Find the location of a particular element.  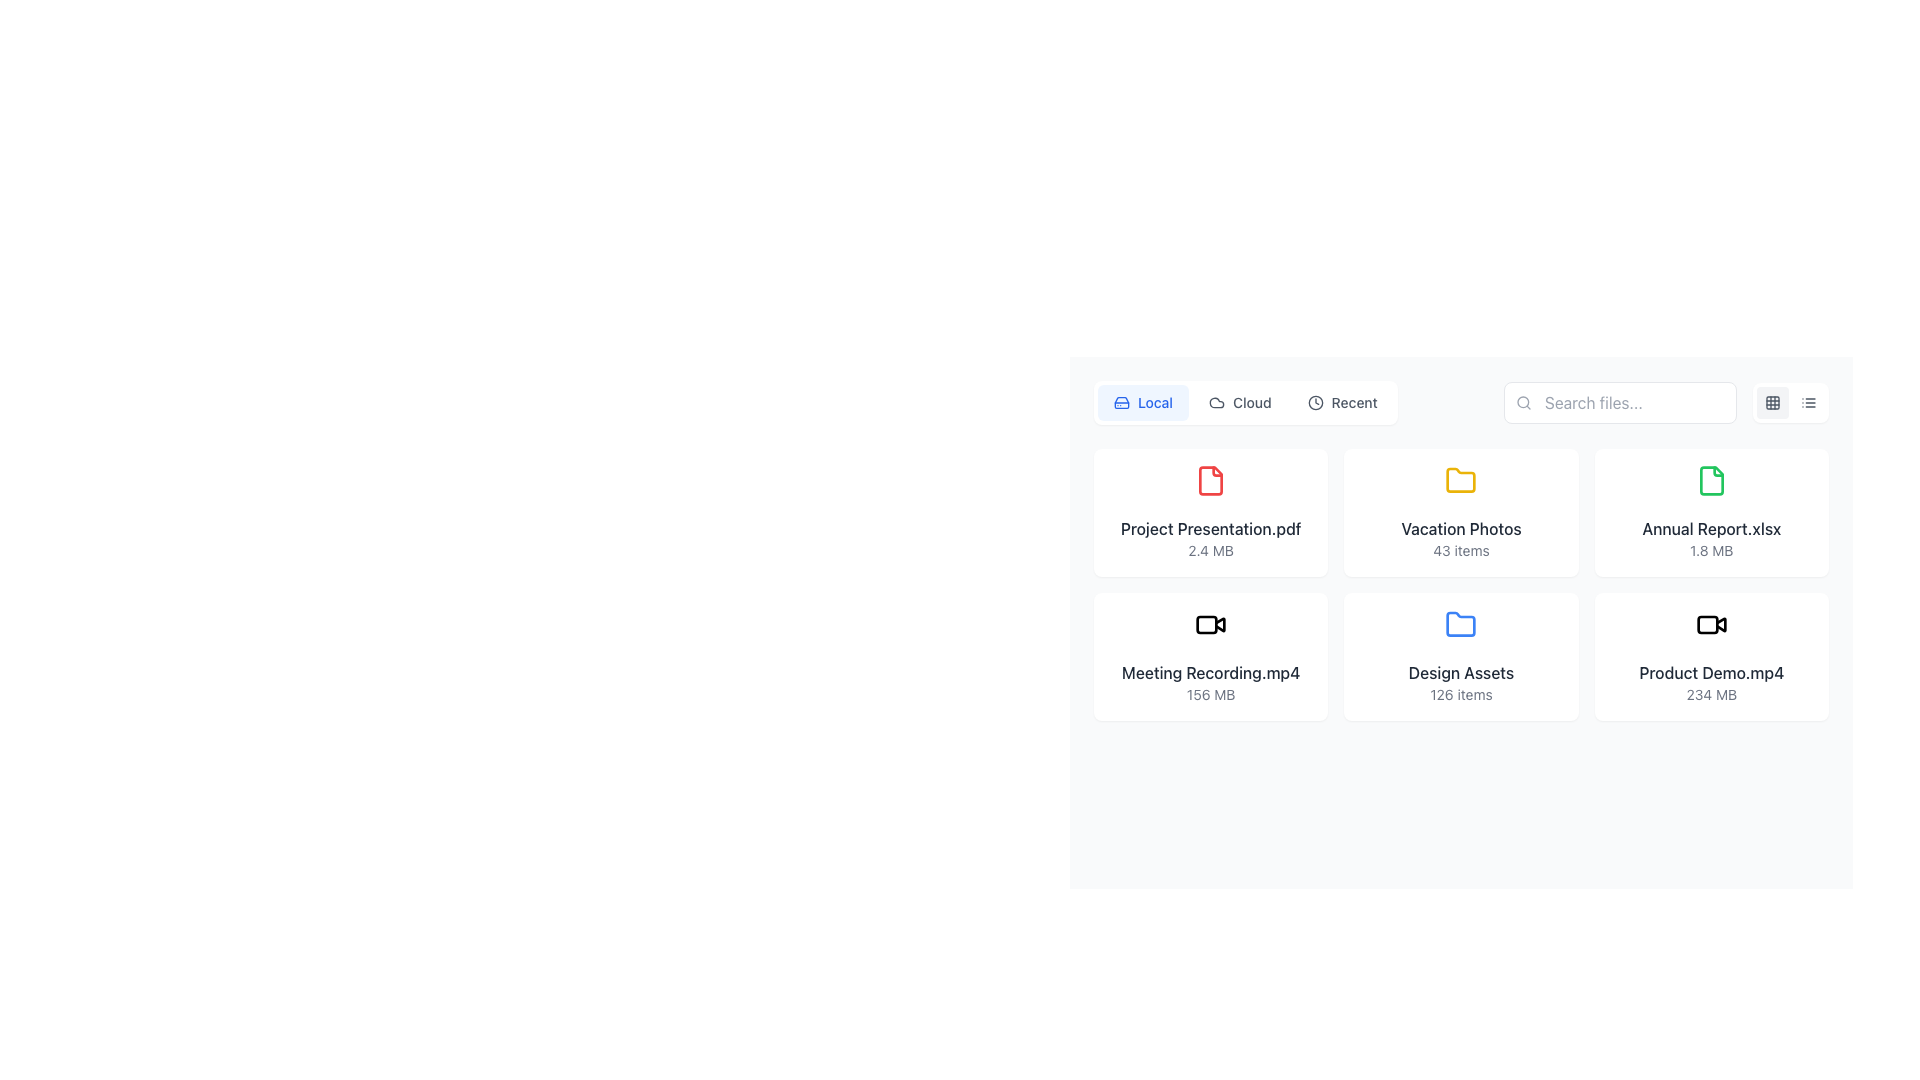

the purple outlined video camera icon at the top center of the 'Product Demo.mp4' file representation is located at coordinates (1710, 623).